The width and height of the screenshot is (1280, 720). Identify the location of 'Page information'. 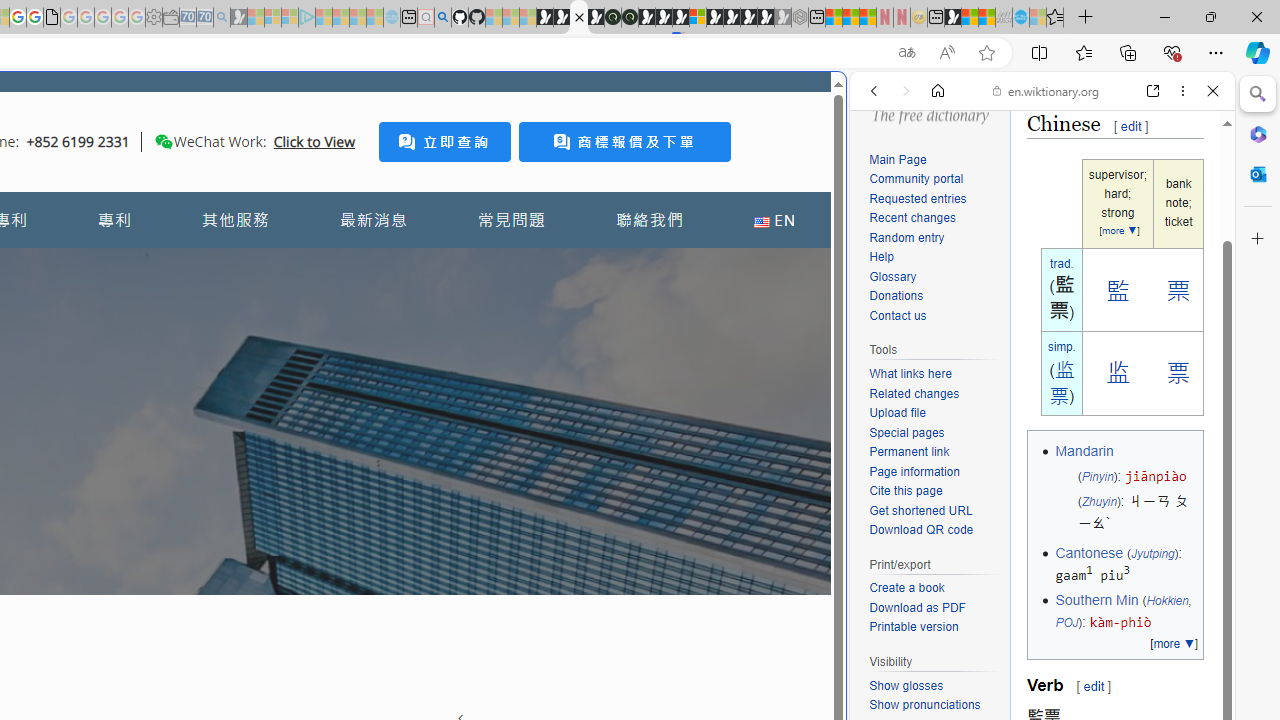
(934, 472).